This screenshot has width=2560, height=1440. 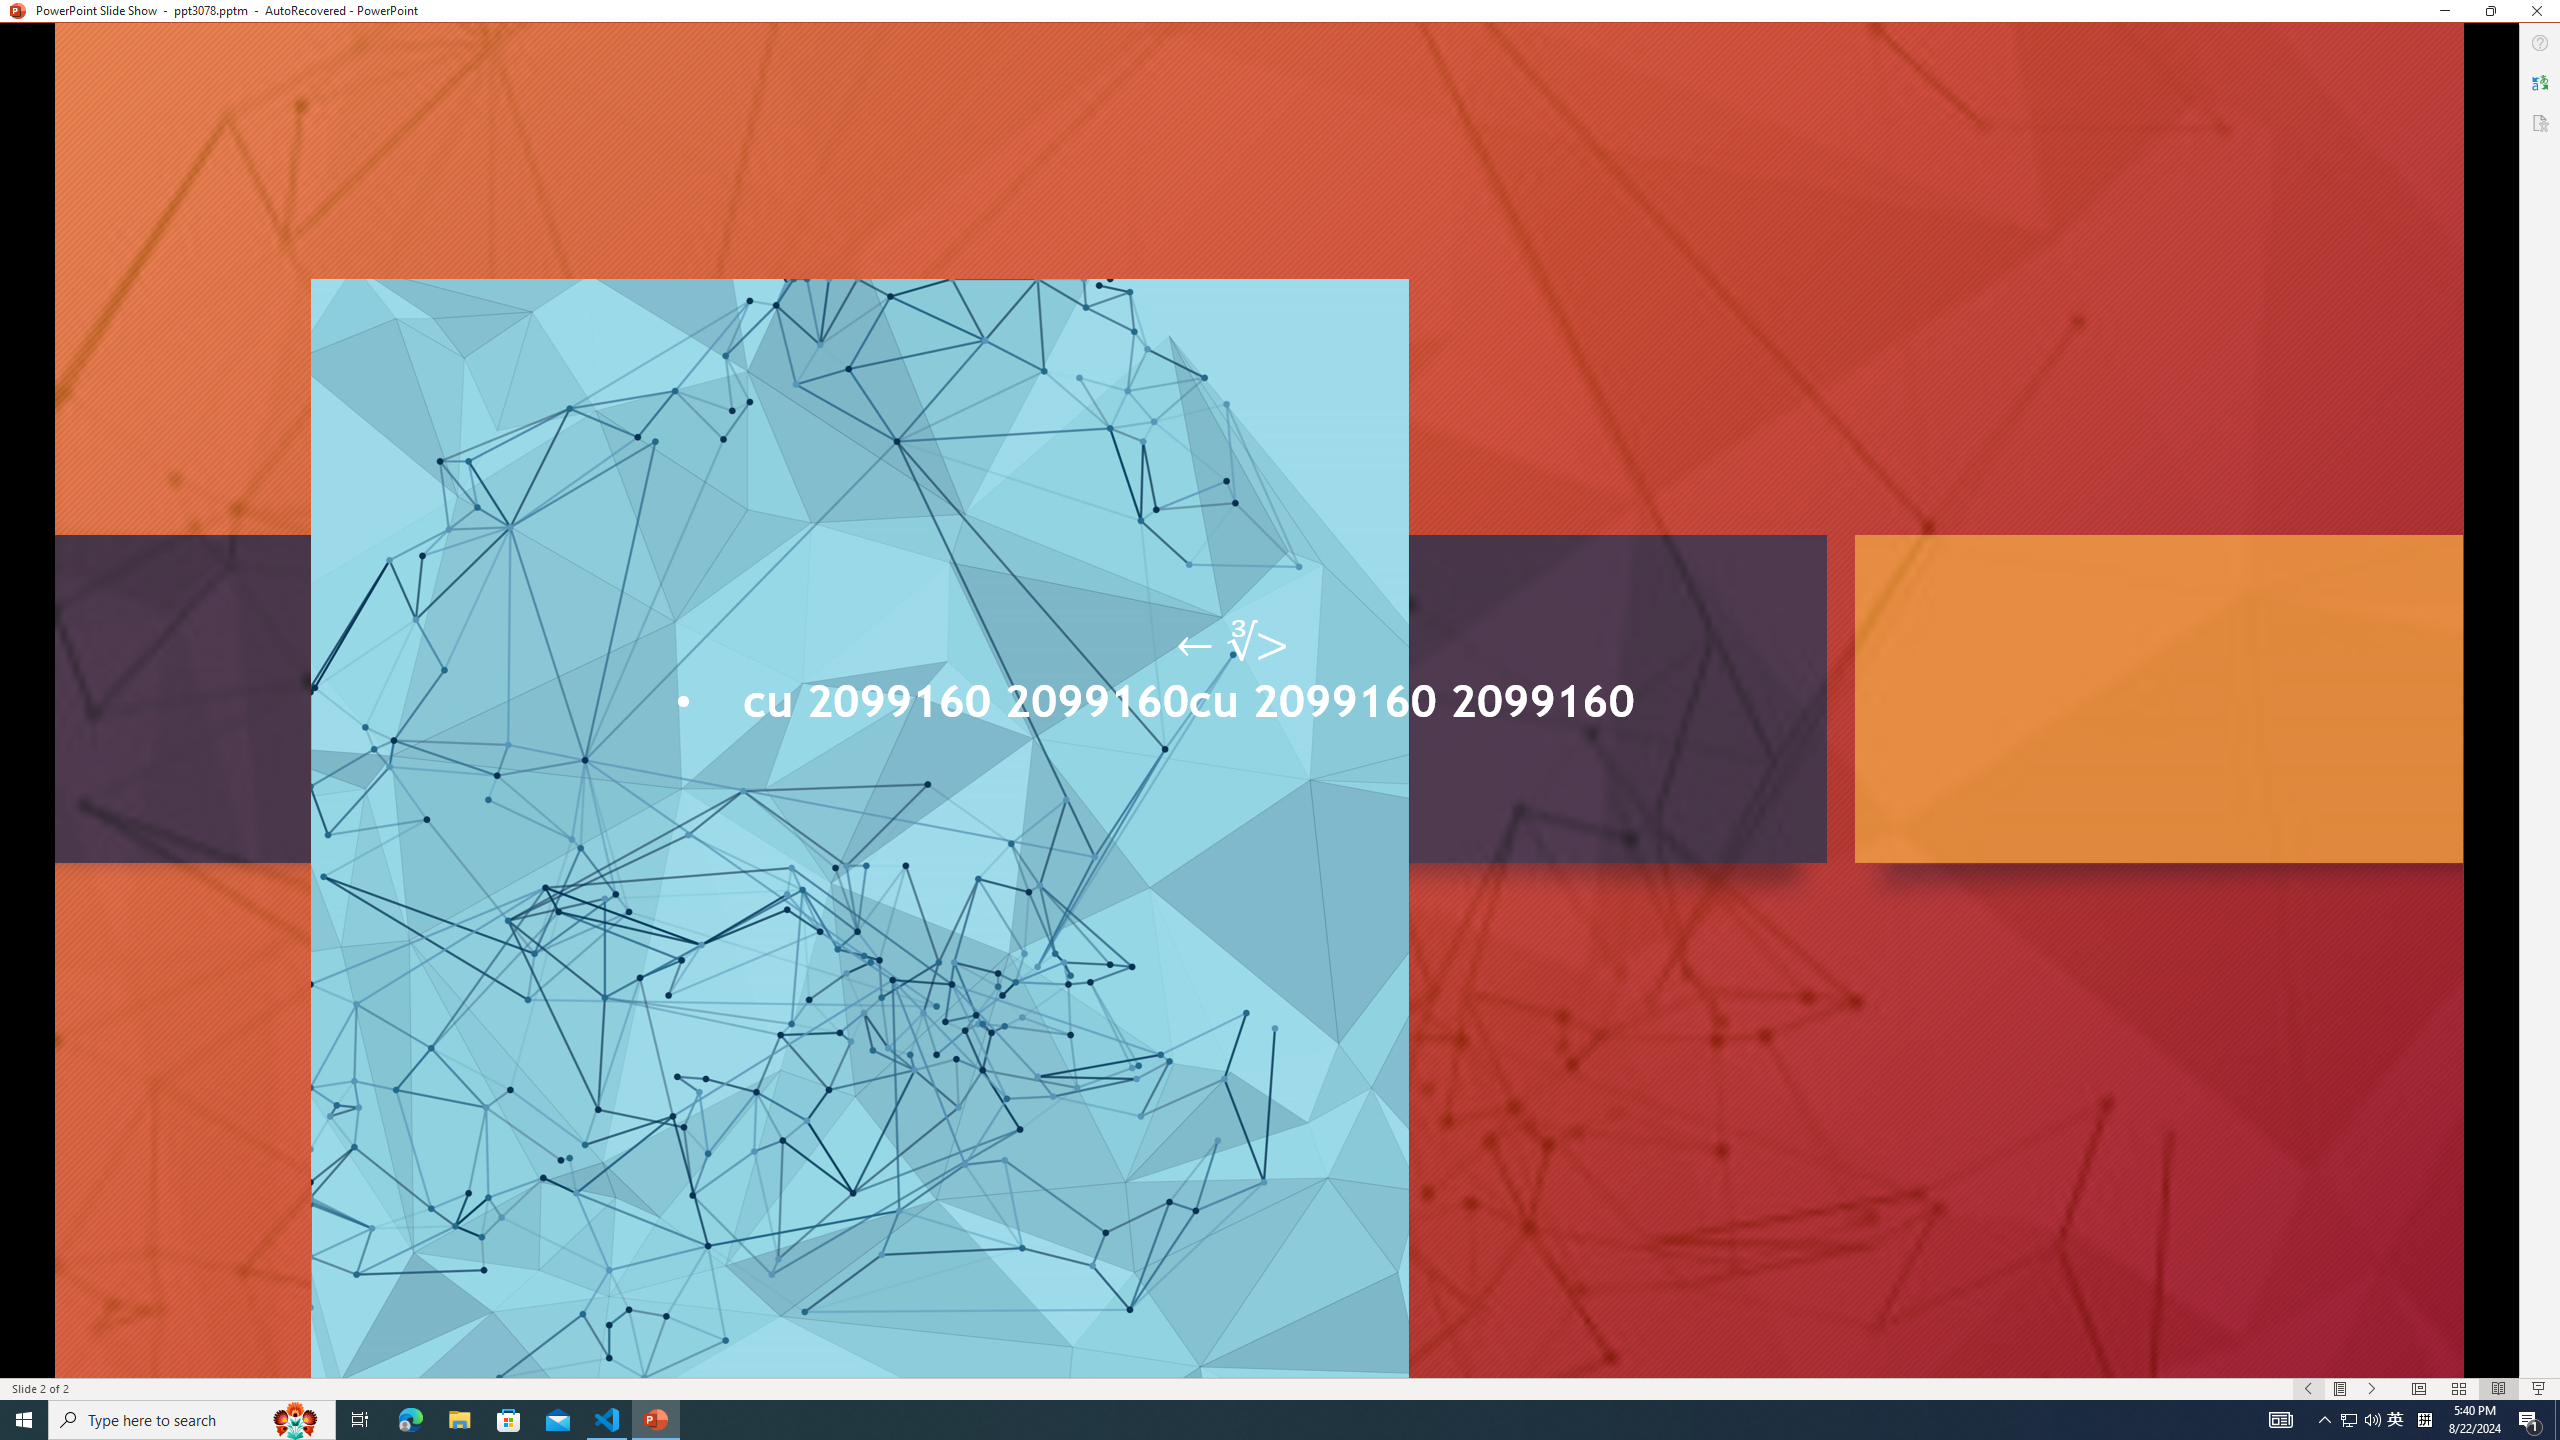 What do you see at coordinates (2372, 1389) in the screenshot?
I see `'Slide Show Next On'` at bounding box center [2372, 1389].